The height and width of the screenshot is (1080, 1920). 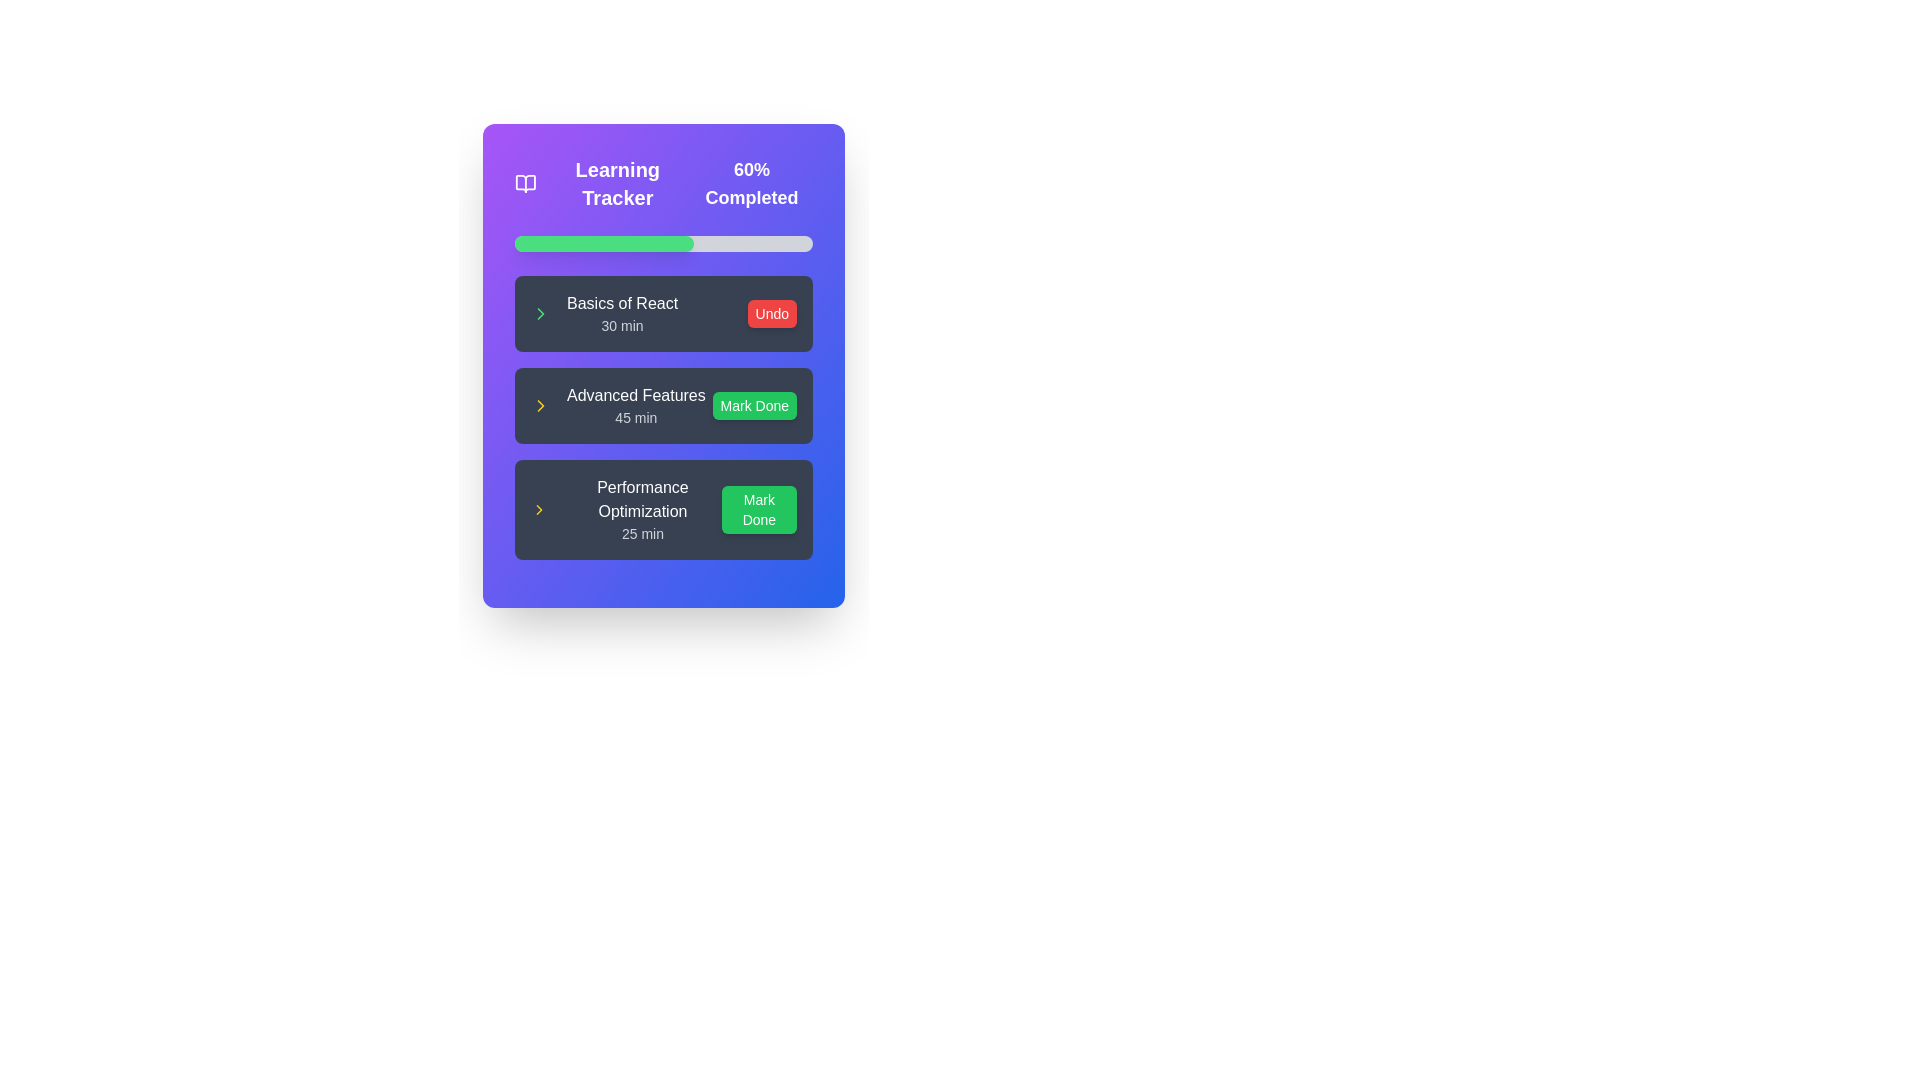 I want to click on the List Item titled 'Performance Optimization' which contains a green 'Mark Done' button and a yellow chevron icon, so click(x=663, y=508).